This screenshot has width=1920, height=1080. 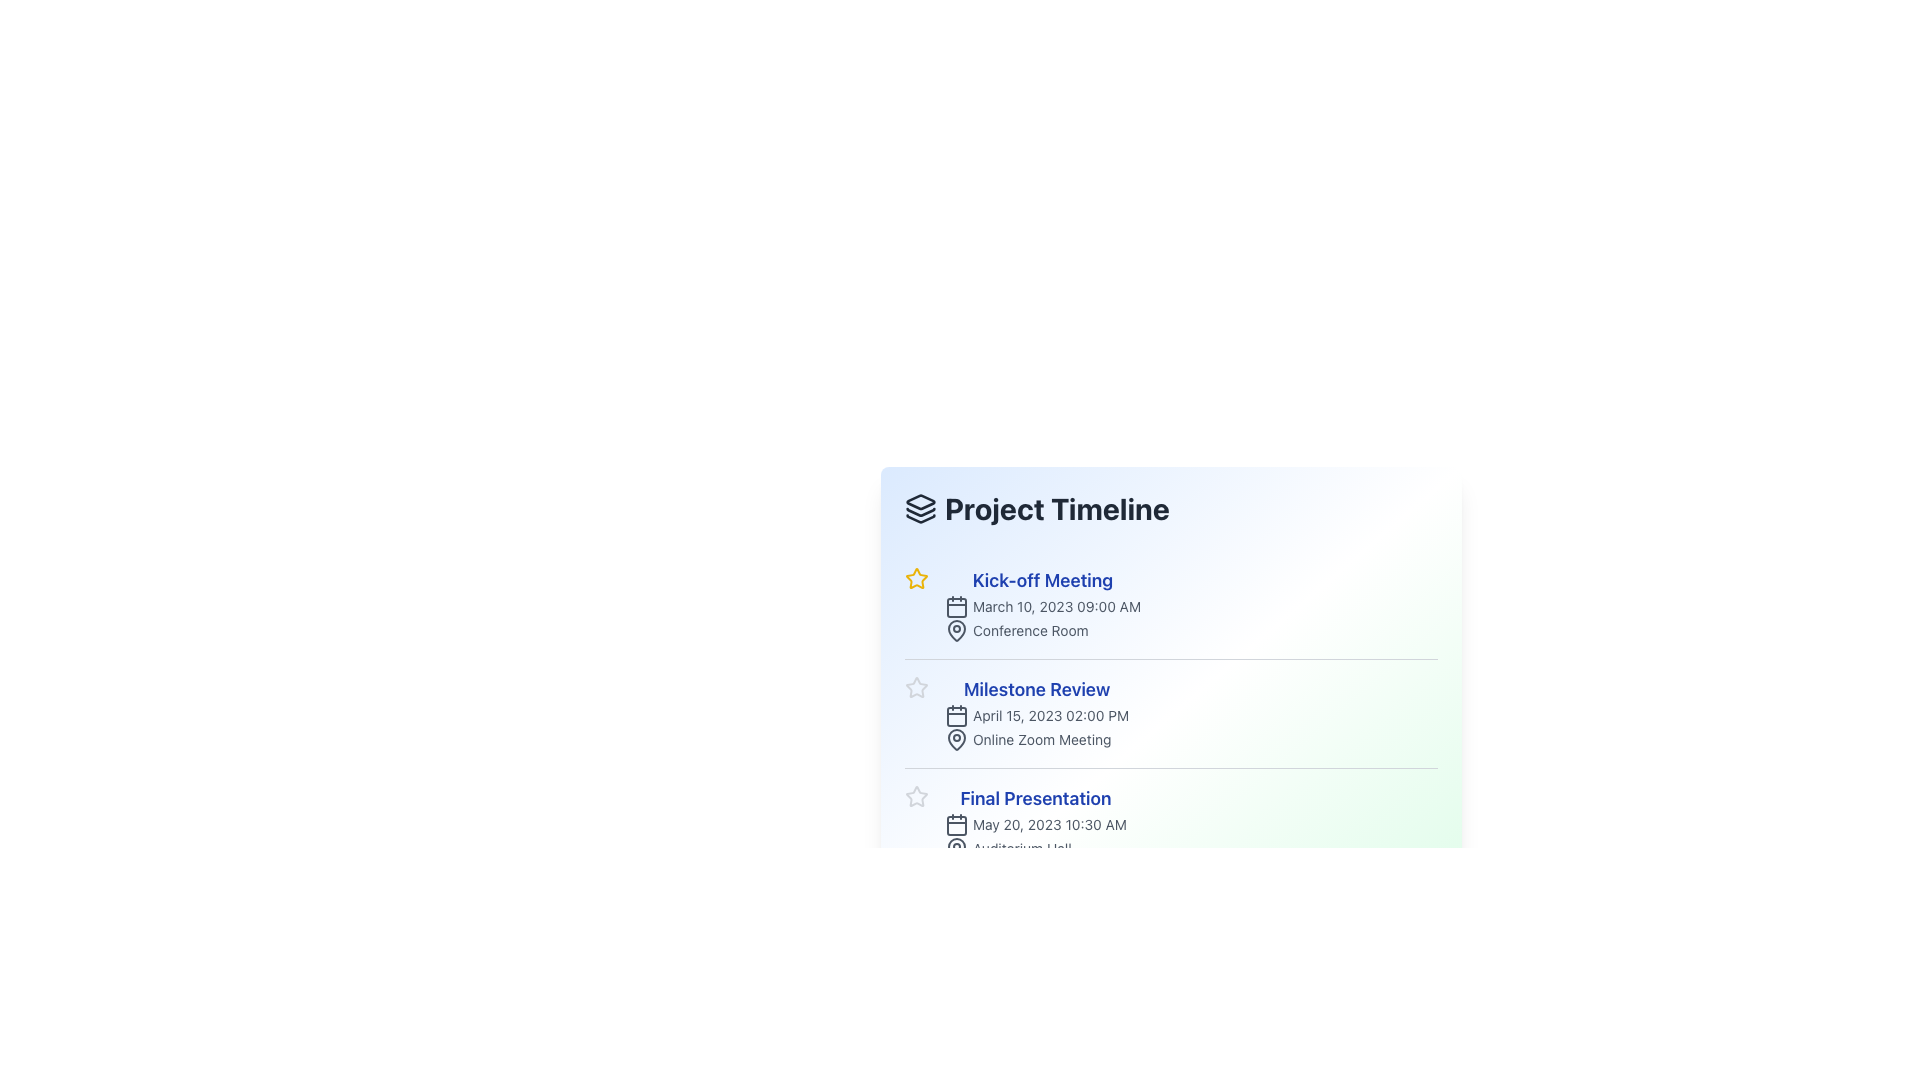 I want to click on text of the prominent blue label 'Milestone Review' displayed in bold within the timeline interface, positioned below 'Kick-off Meeting' and above 'Final Presentation', so click(x=1036, y=689).